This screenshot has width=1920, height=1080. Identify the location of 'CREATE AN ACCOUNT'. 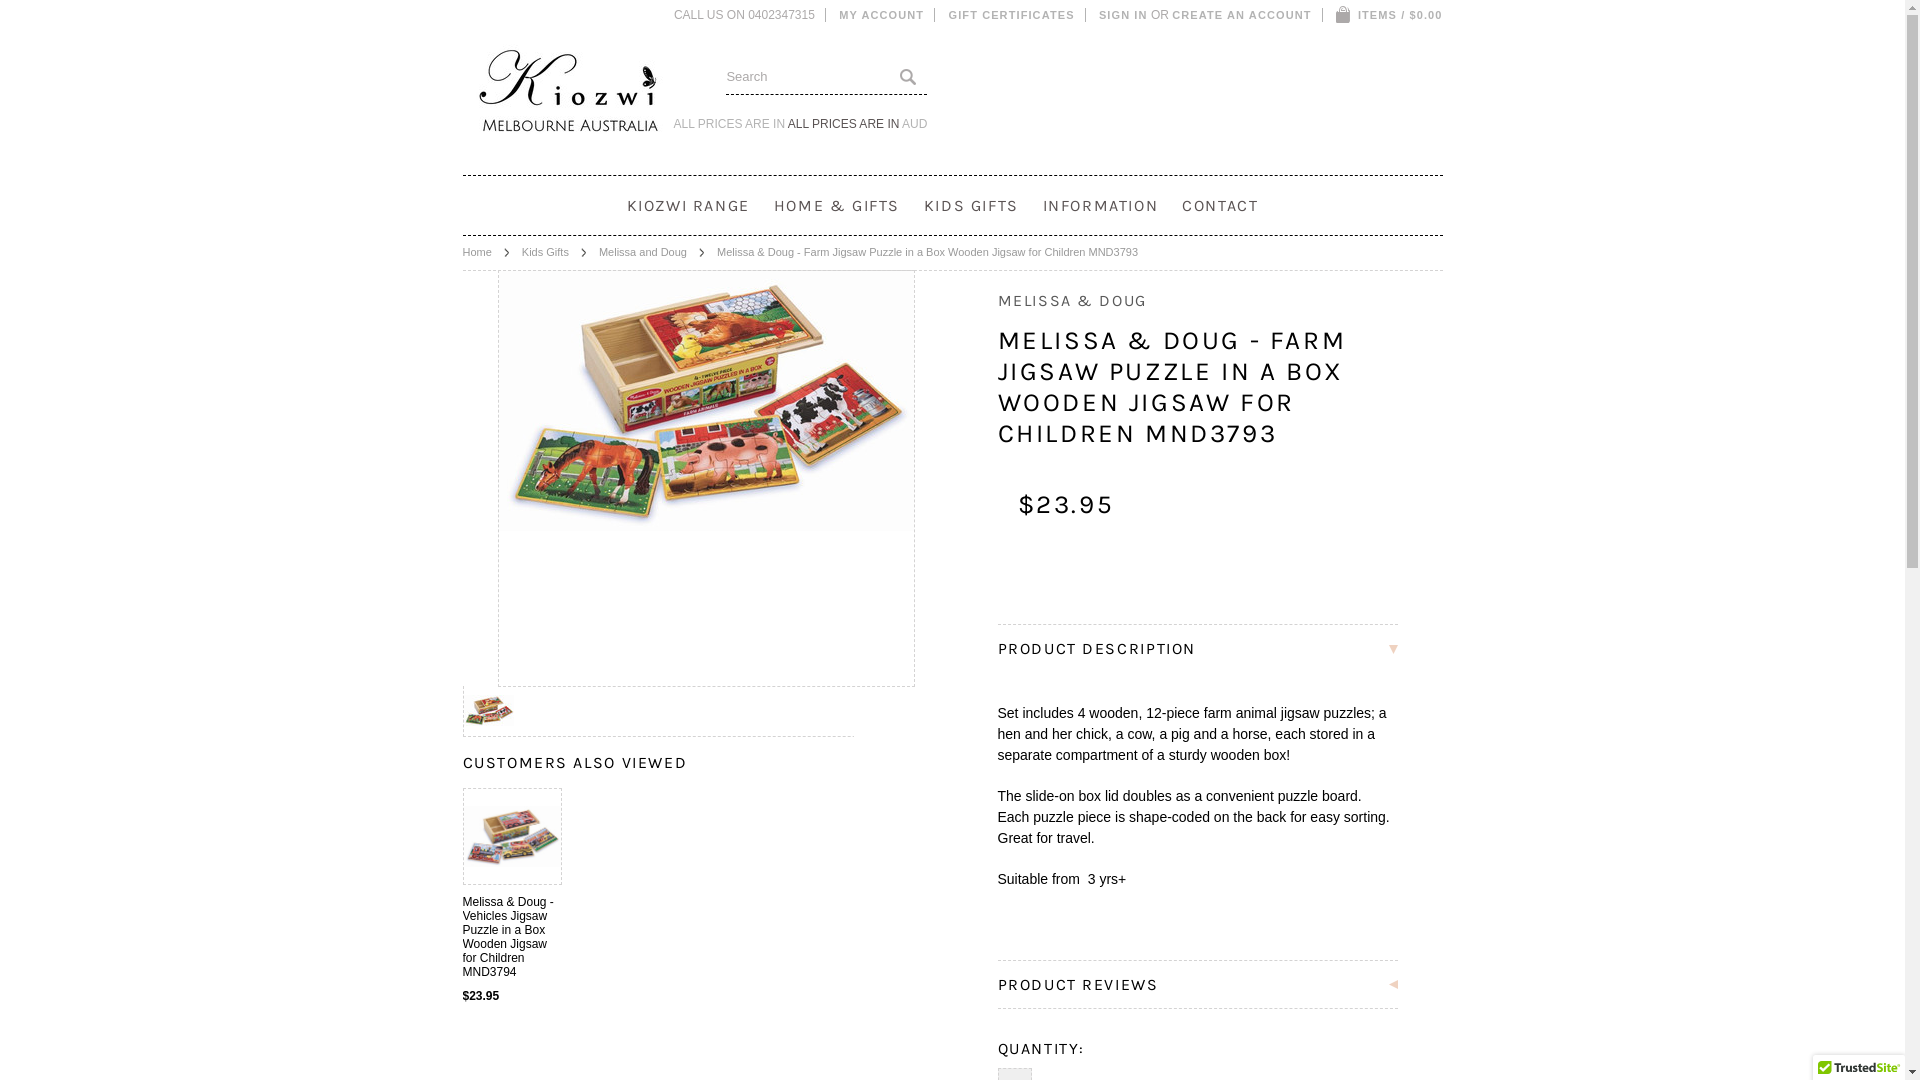
(1240, 15).